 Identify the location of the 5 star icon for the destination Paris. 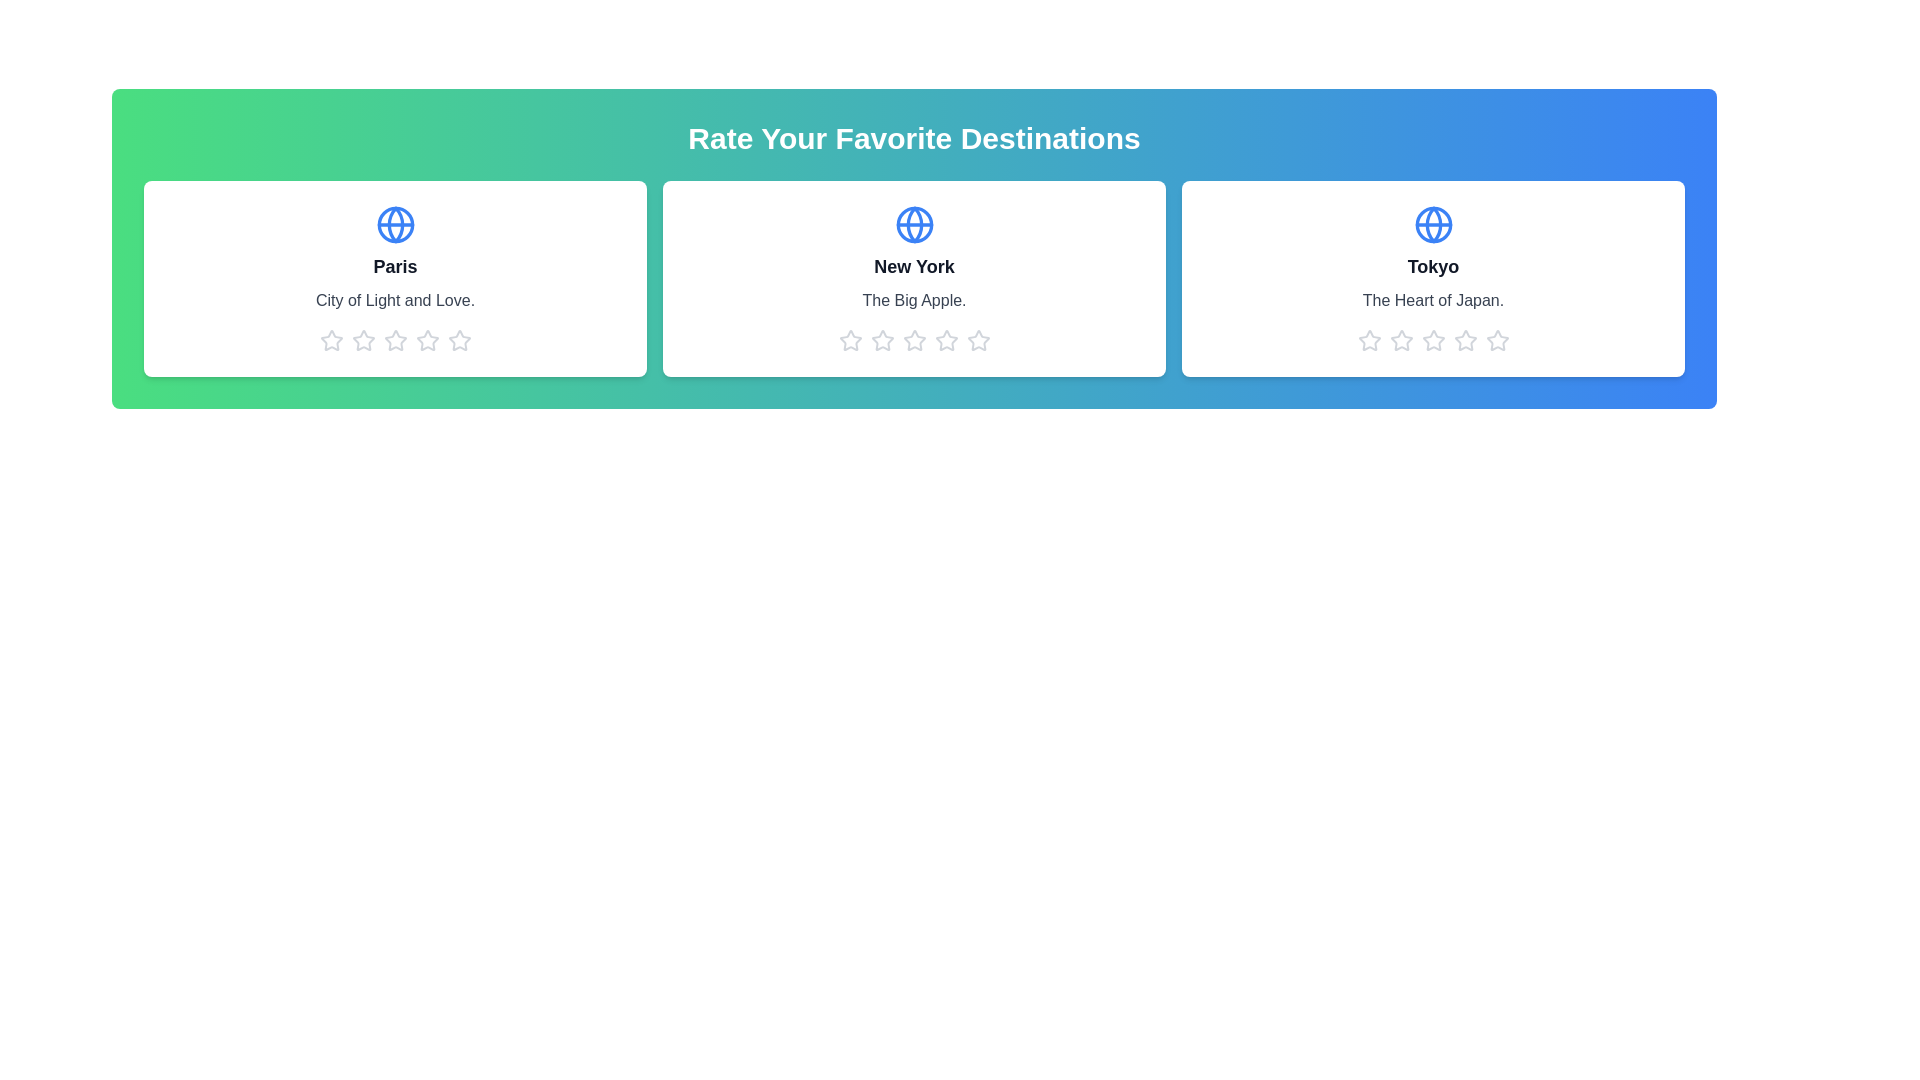
(458, 339).